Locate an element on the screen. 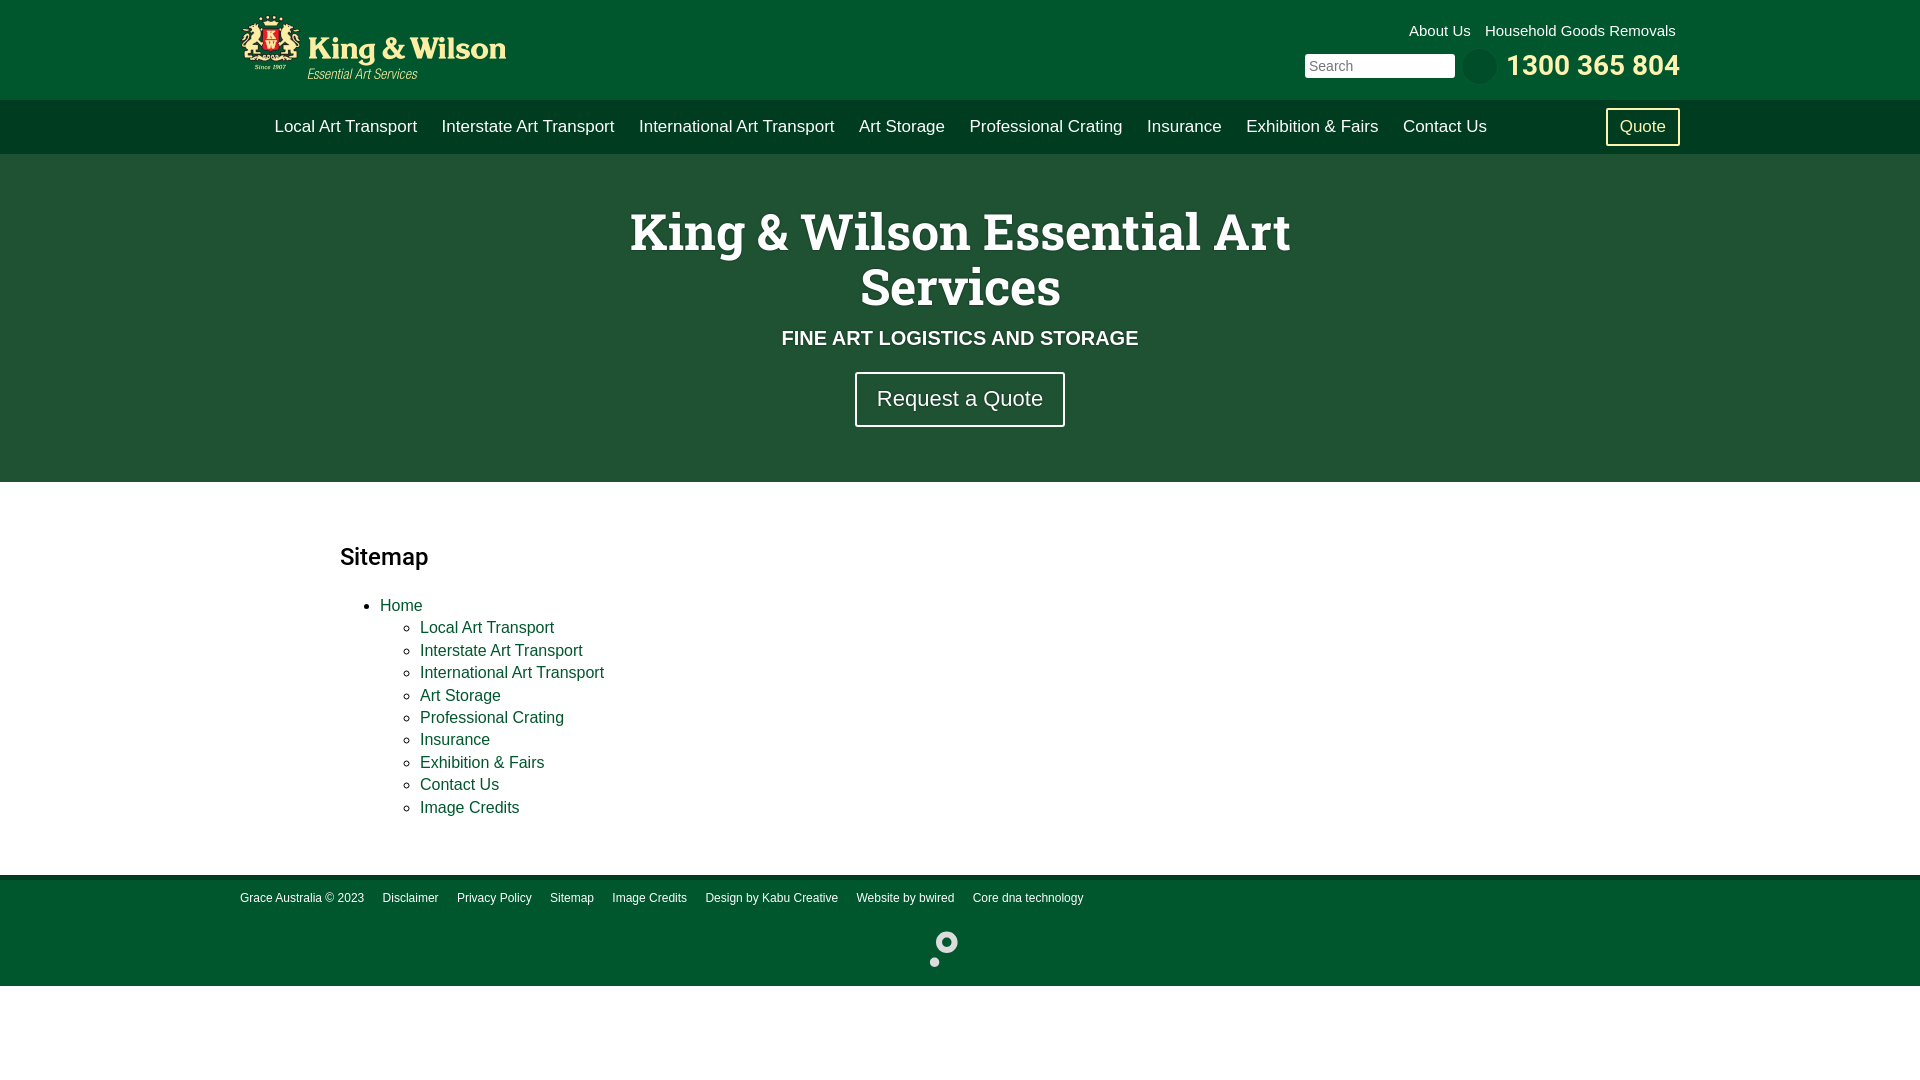 This screenshot has height=1080, width=1920. 'Privacy Policy' is located at coordinates (494, 897).